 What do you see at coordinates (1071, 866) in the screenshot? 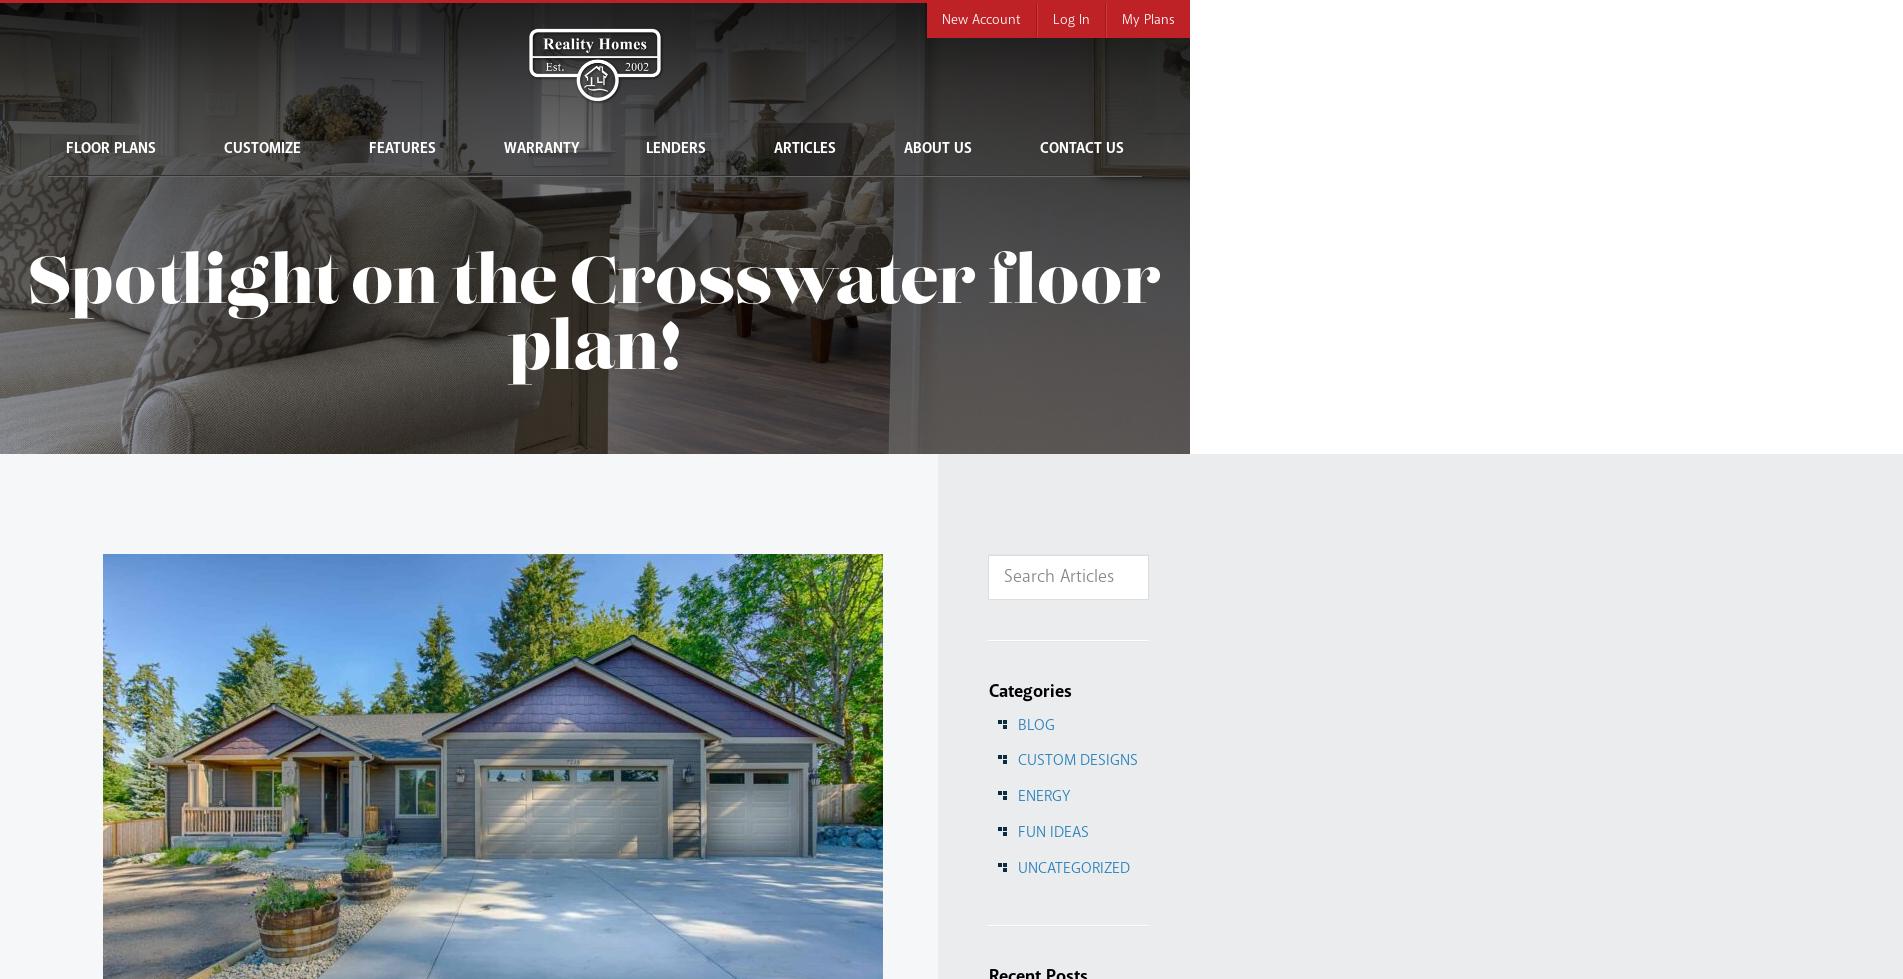
I see `'Uncategorized'` at bounding box center [1071, 866].